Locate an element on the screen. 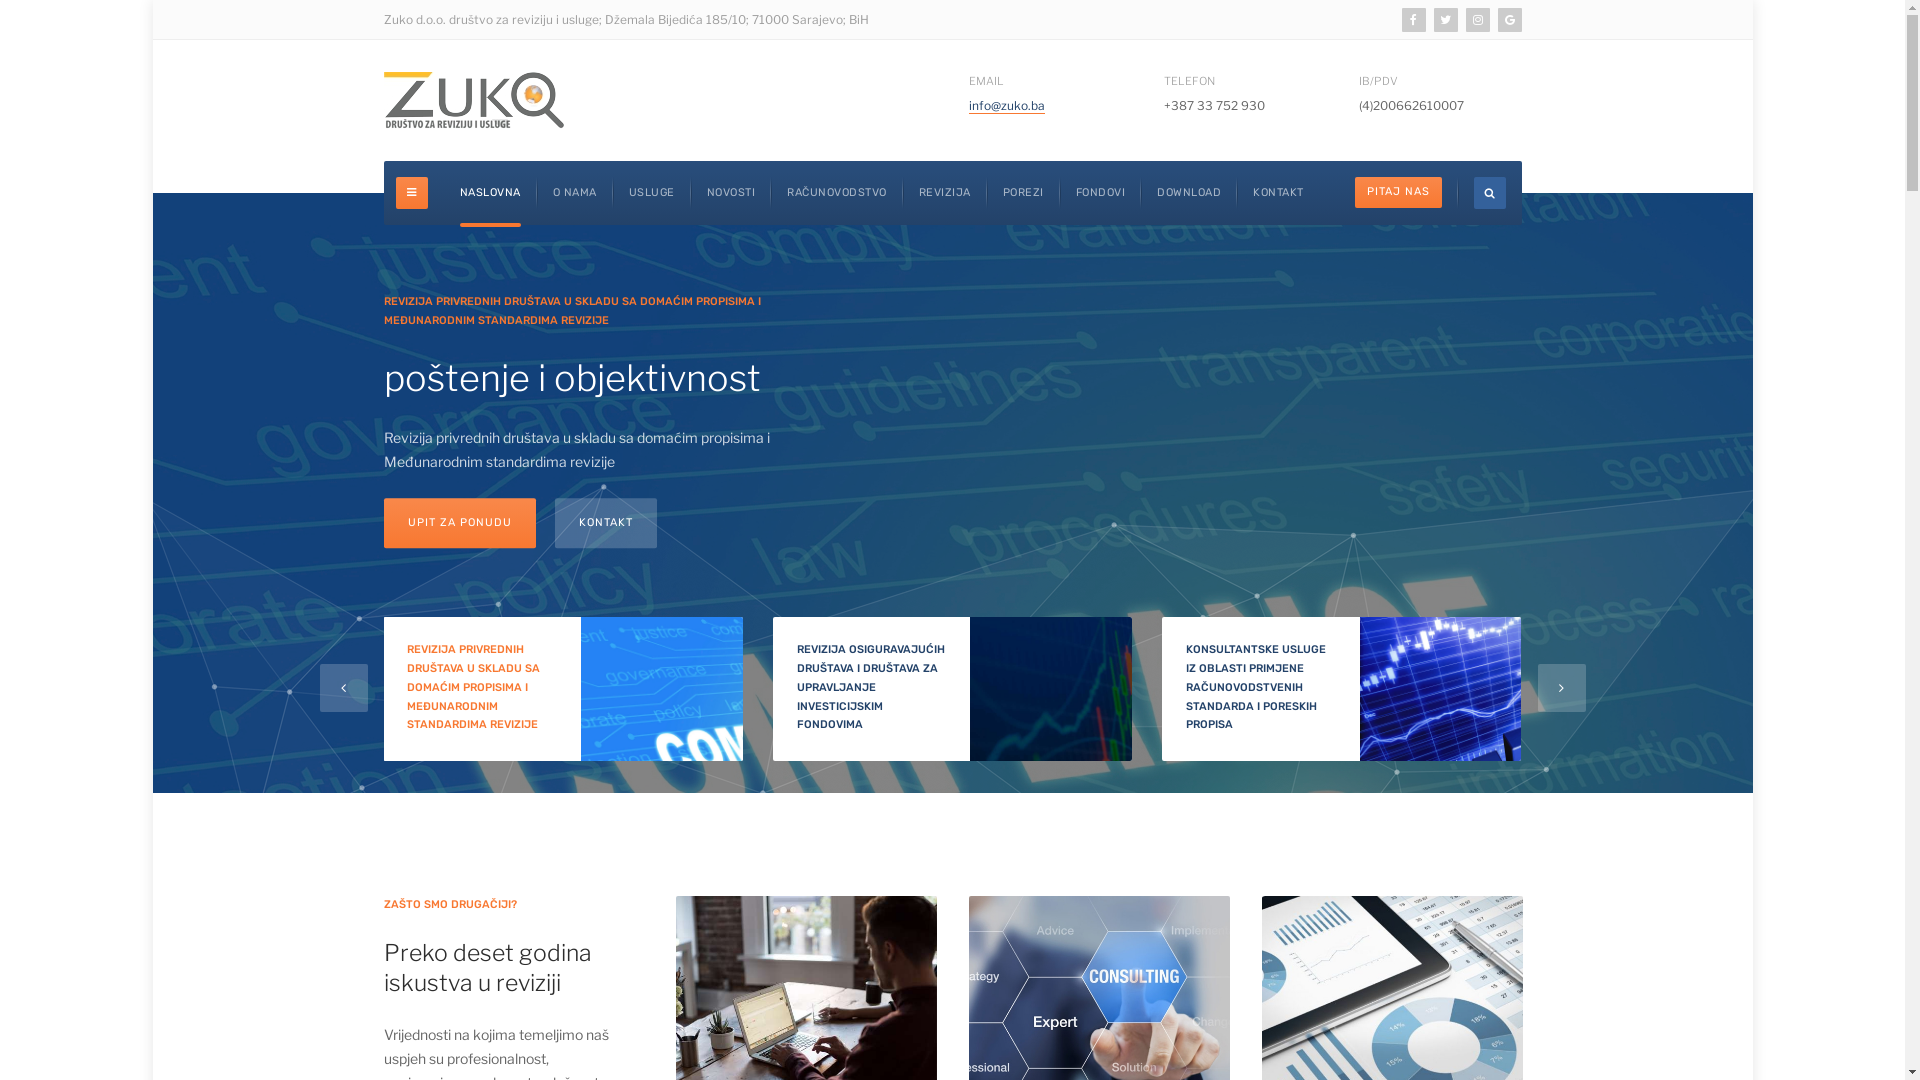 The height and width of the screenshot is (1080, 1920). 'REVIZIJA' is located at coordinates (943, 192).